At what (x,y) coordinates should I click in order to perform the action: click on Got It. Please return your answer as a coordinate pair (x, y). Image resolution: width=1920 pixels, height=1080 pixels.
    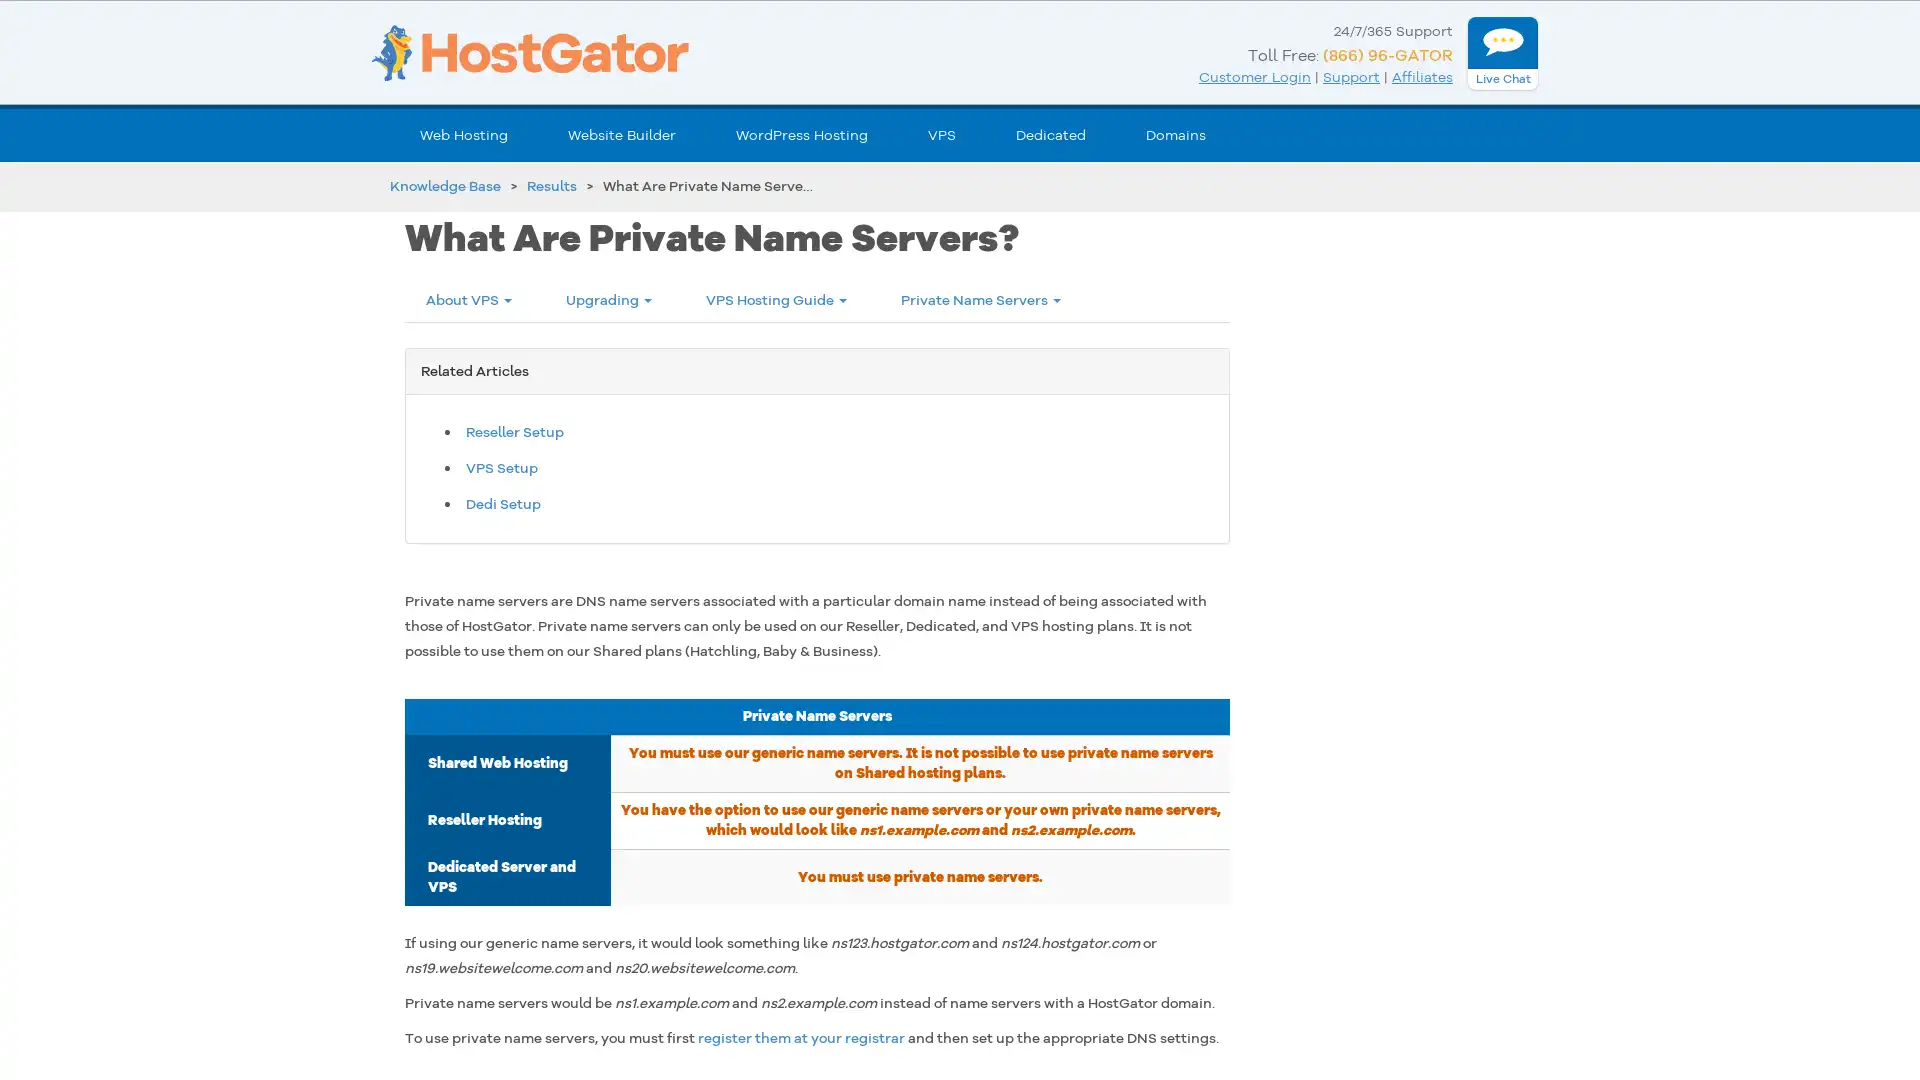
    Looking at the image, I should click on (203, 962).